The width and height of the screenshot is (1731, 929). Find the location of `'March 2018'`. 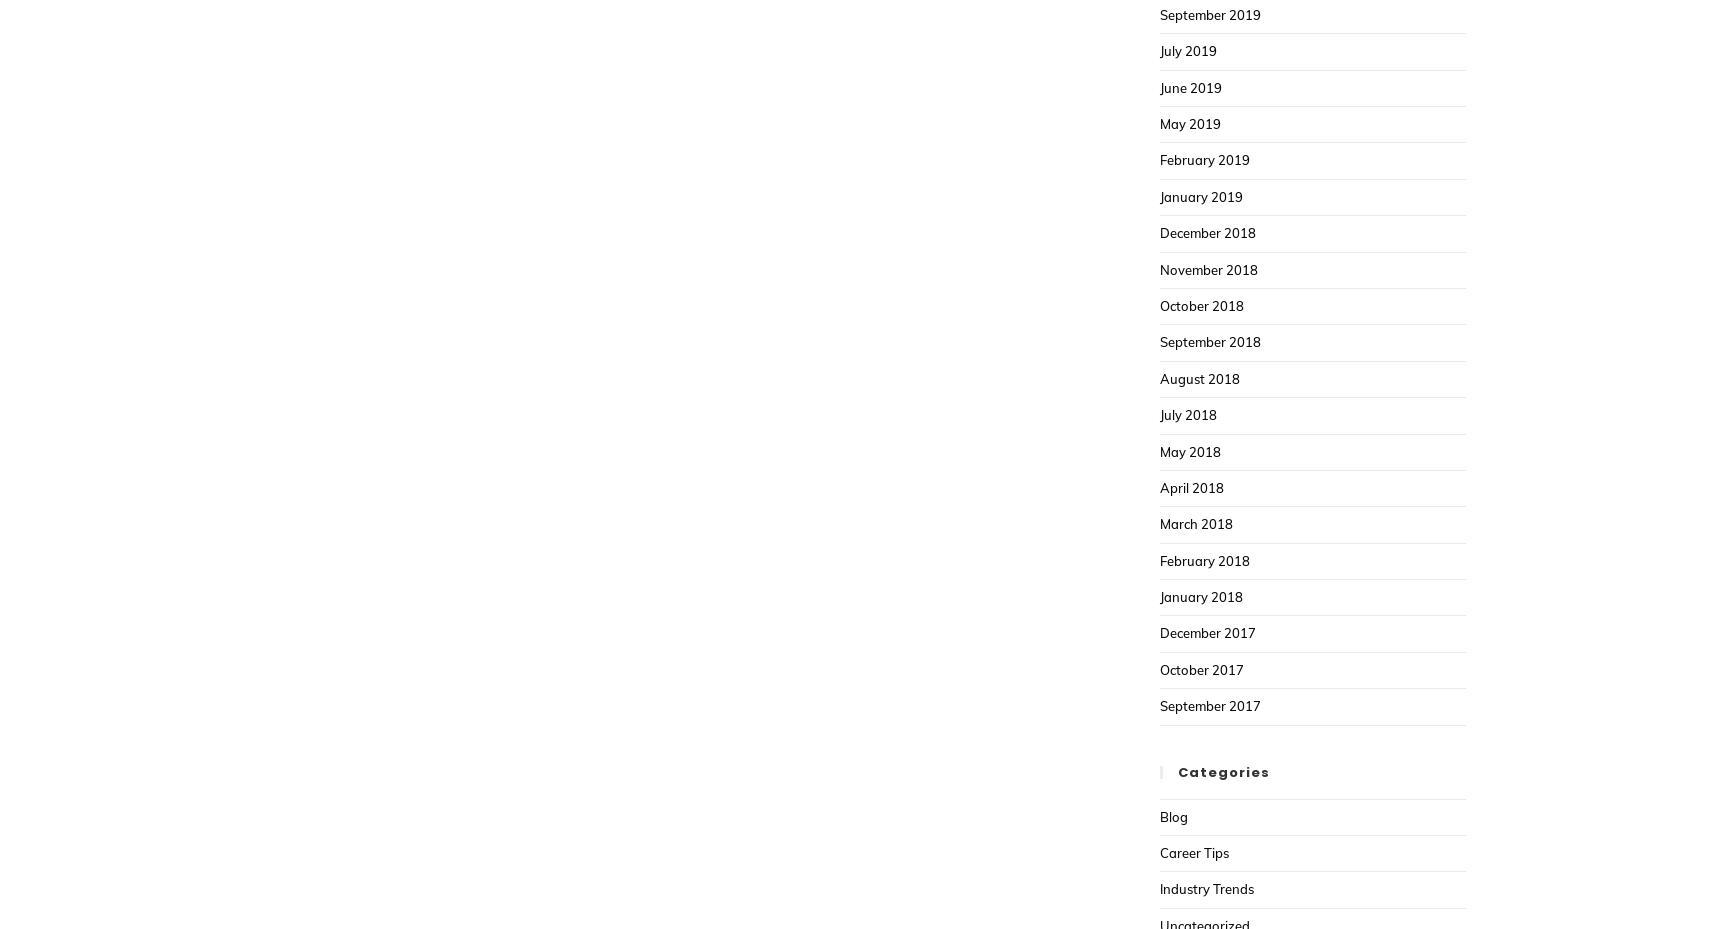

'March 2018' is located at coordinates (1195, 523).